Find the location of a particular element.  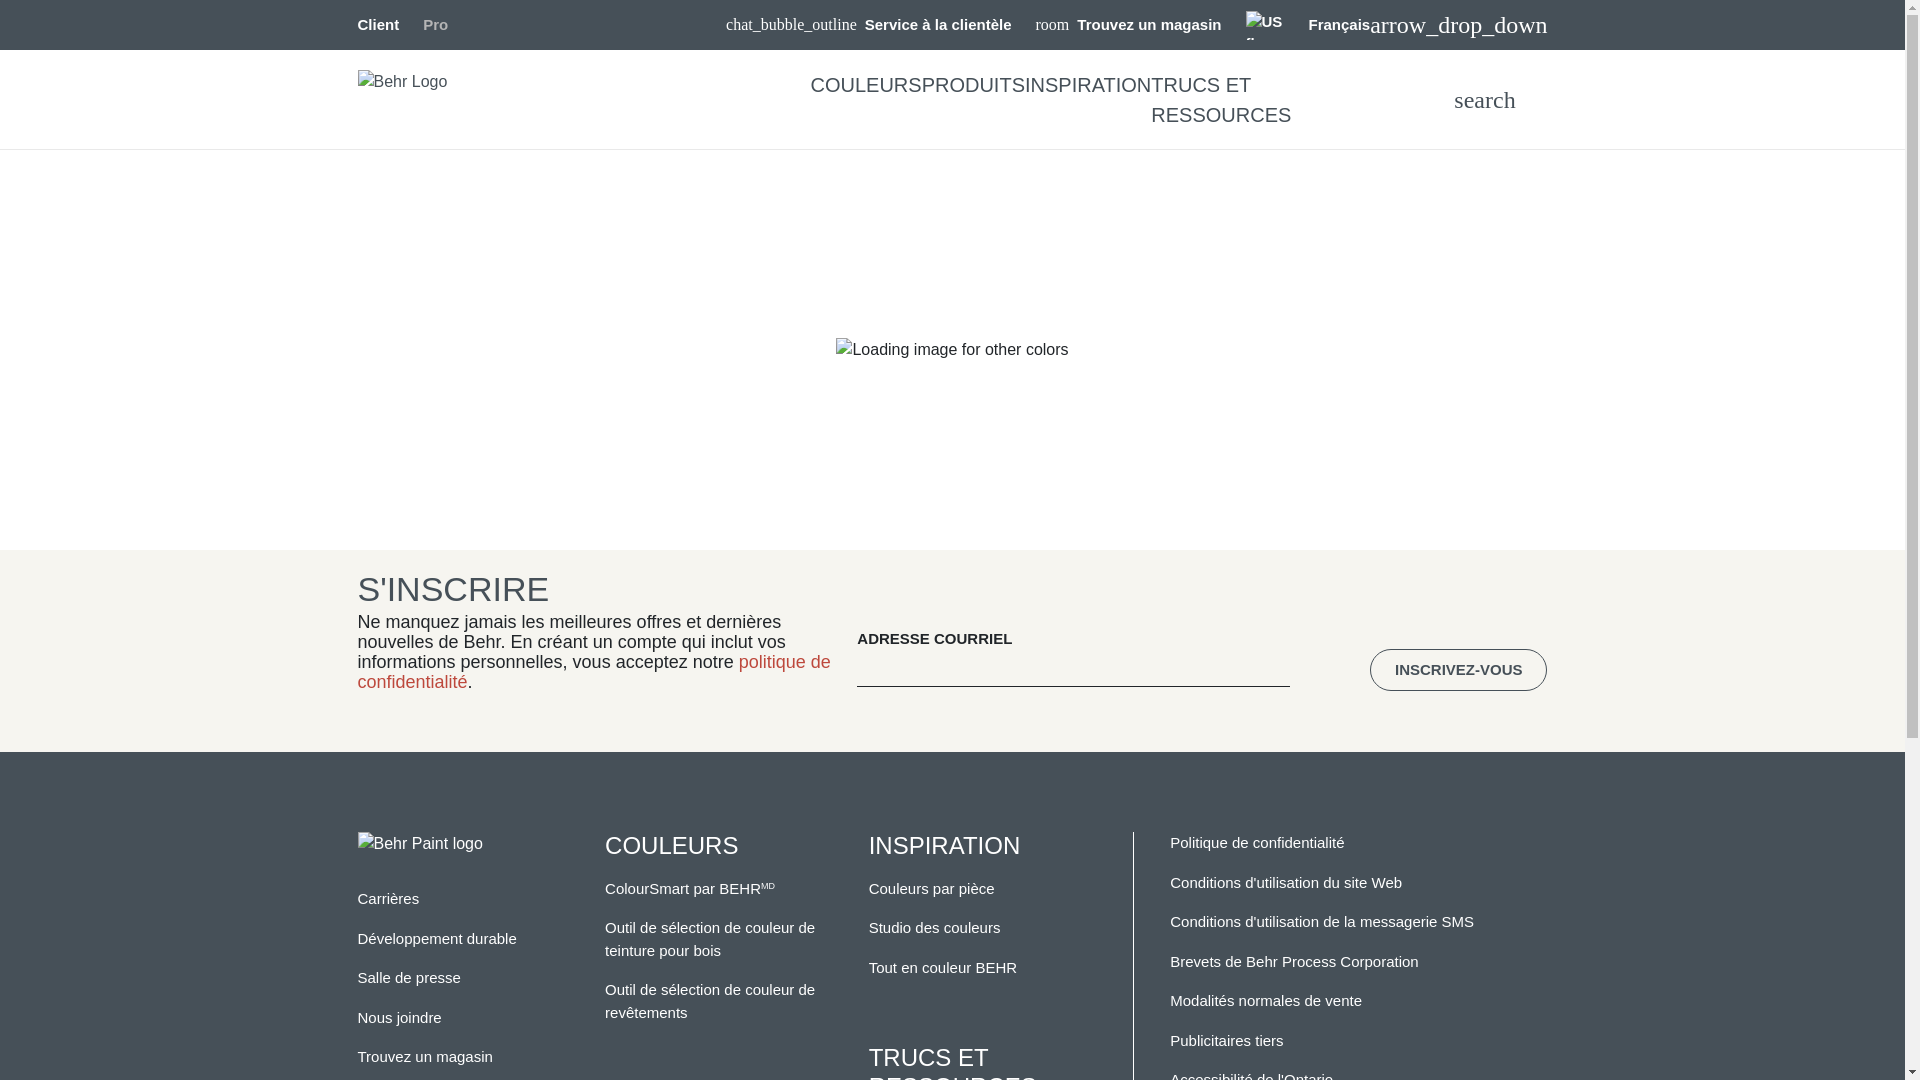

'Studio des couleurs' is located at coordinates (934, 927).